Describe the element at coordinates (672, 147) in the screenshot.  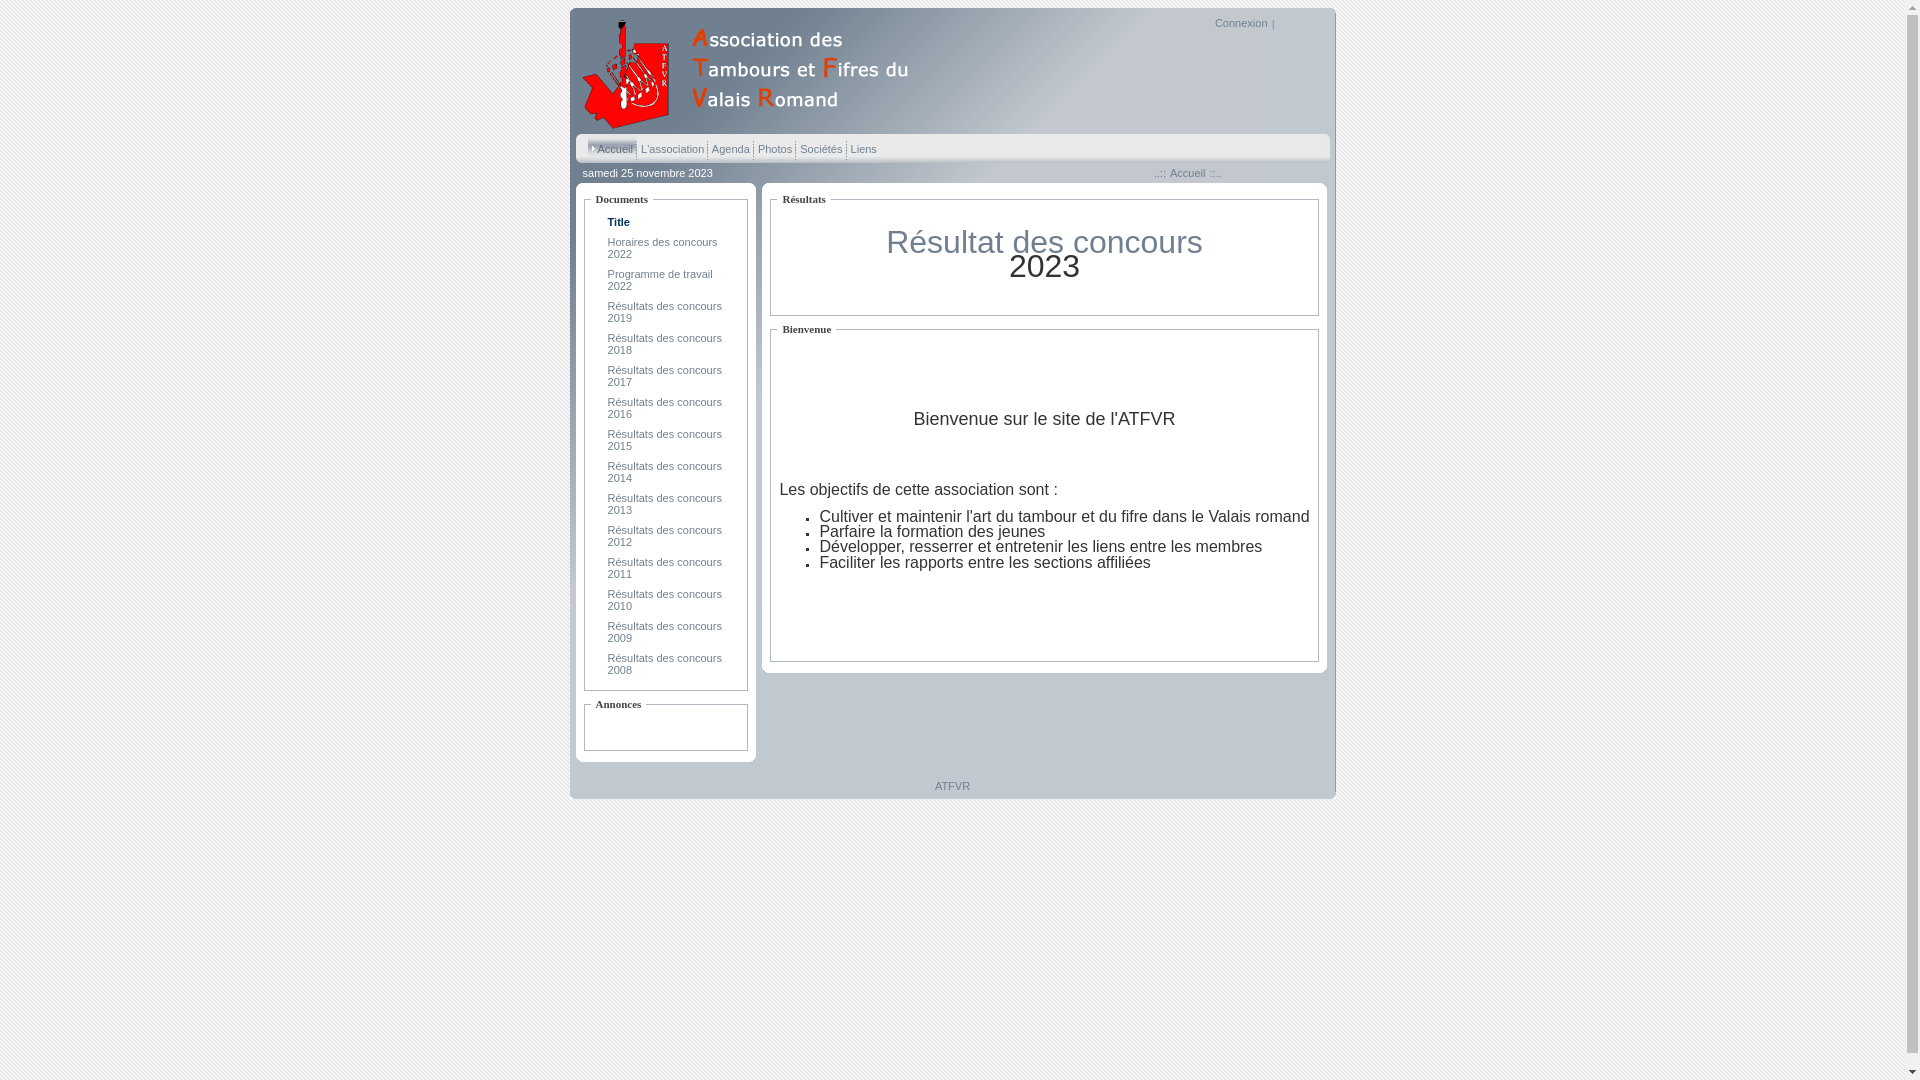
I see `' L'association '` at that location.